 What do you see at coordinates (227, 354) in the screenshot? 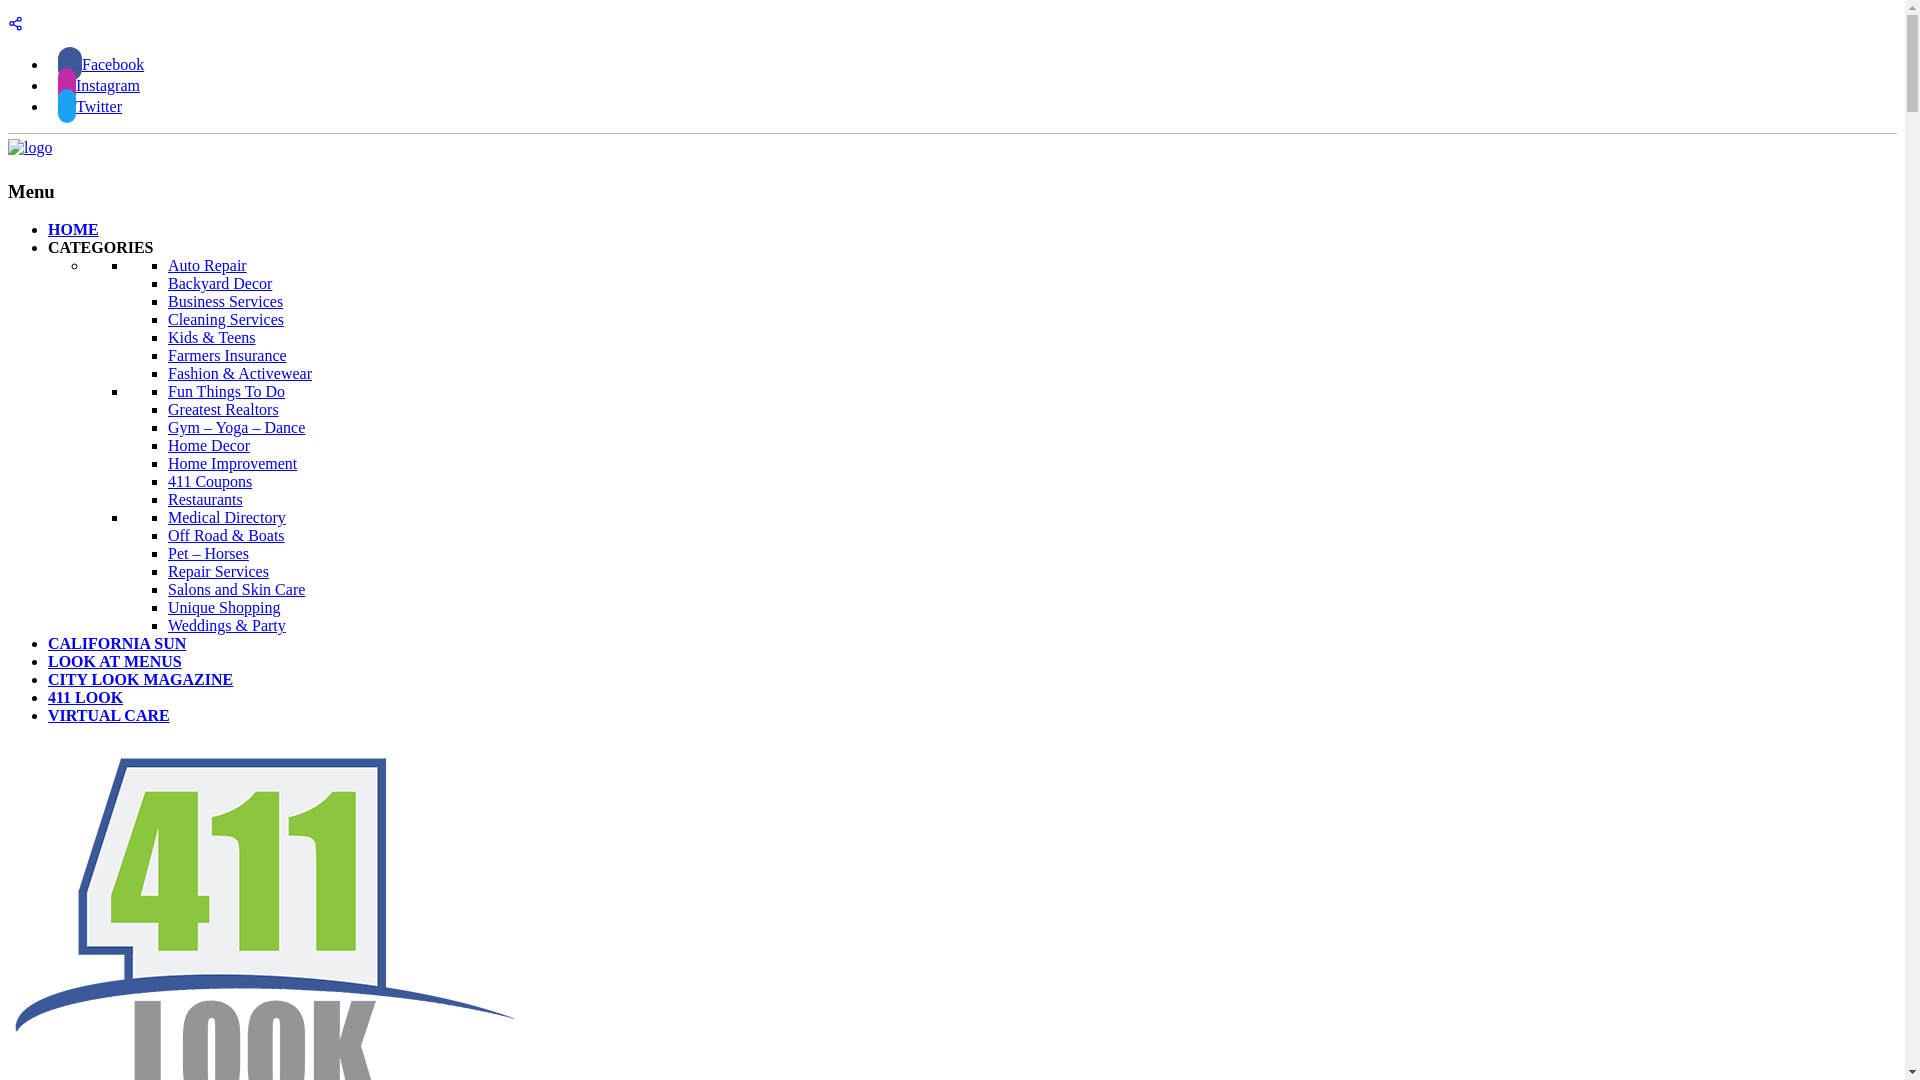
I see `'Farmers Insurance'` at bounding box center [227, 354].